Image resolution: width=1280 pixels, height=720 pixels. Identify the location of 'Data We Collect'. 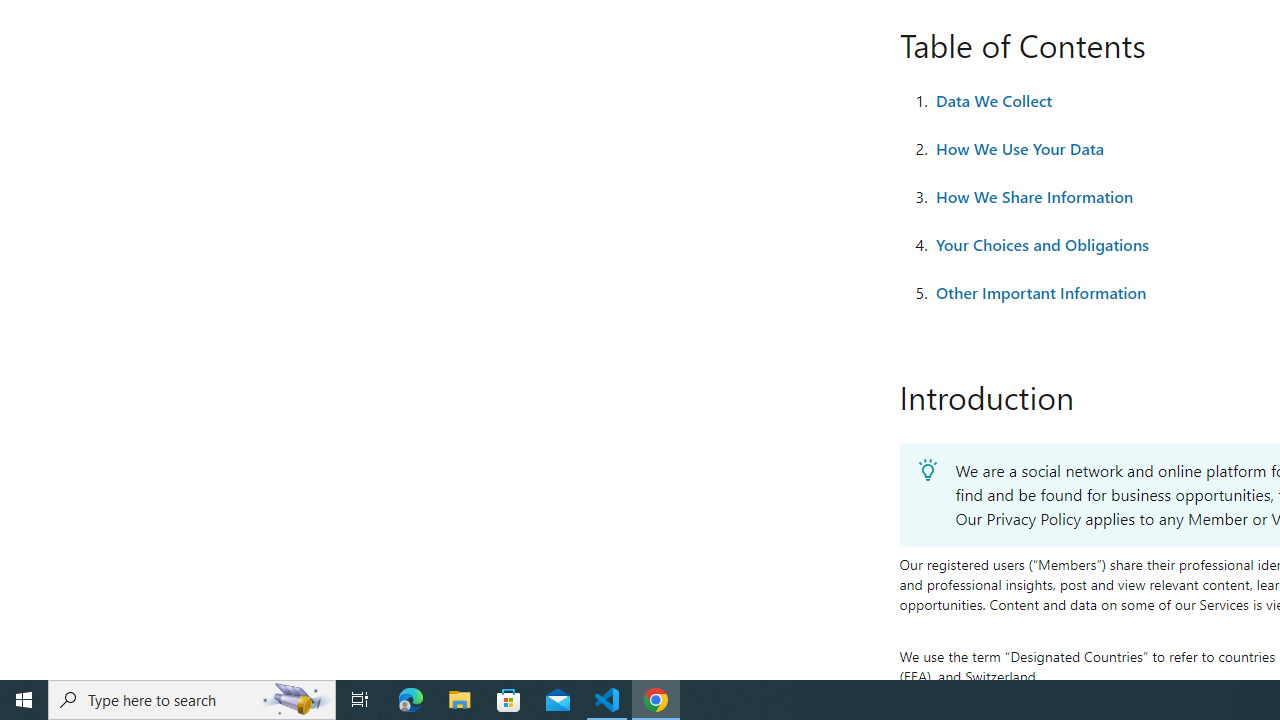
(993, 101).